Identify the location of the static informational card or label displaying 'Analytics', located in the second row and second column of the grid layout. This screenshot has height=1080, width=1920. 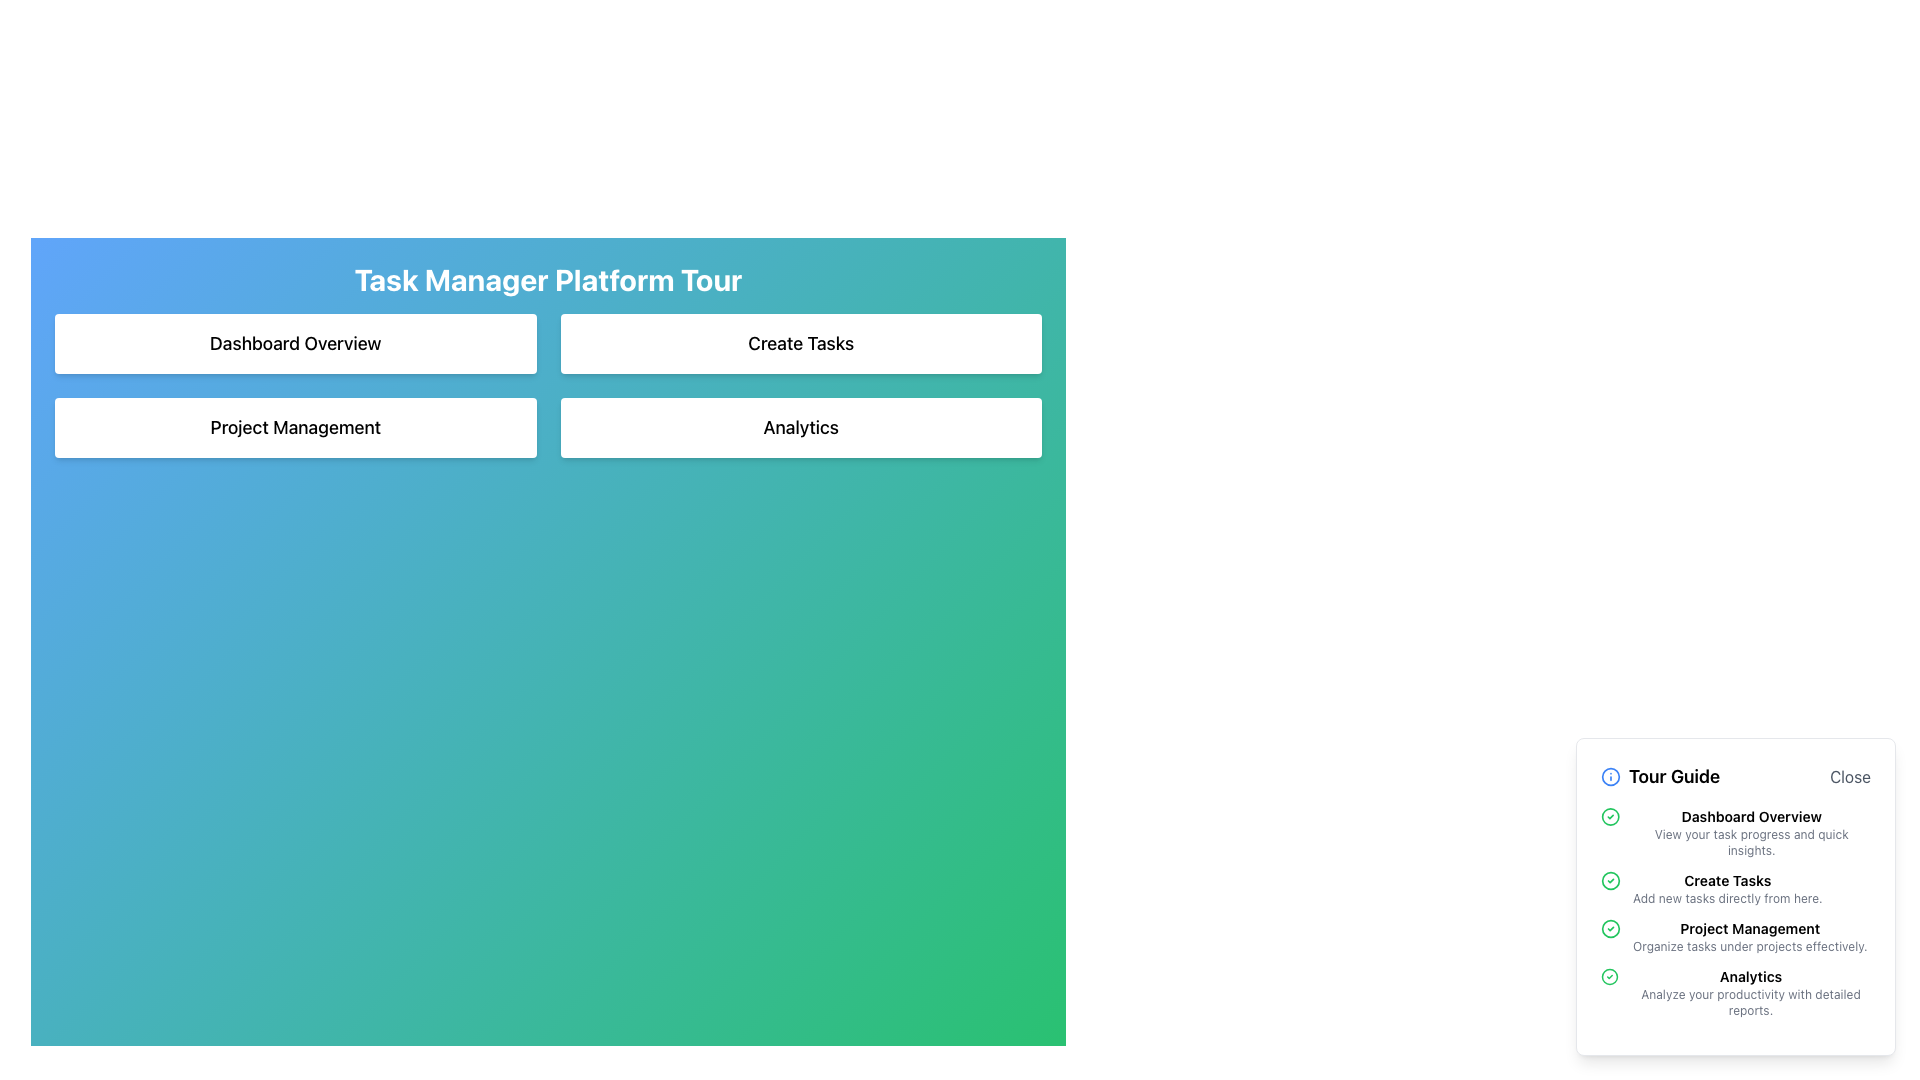
(801, 427).